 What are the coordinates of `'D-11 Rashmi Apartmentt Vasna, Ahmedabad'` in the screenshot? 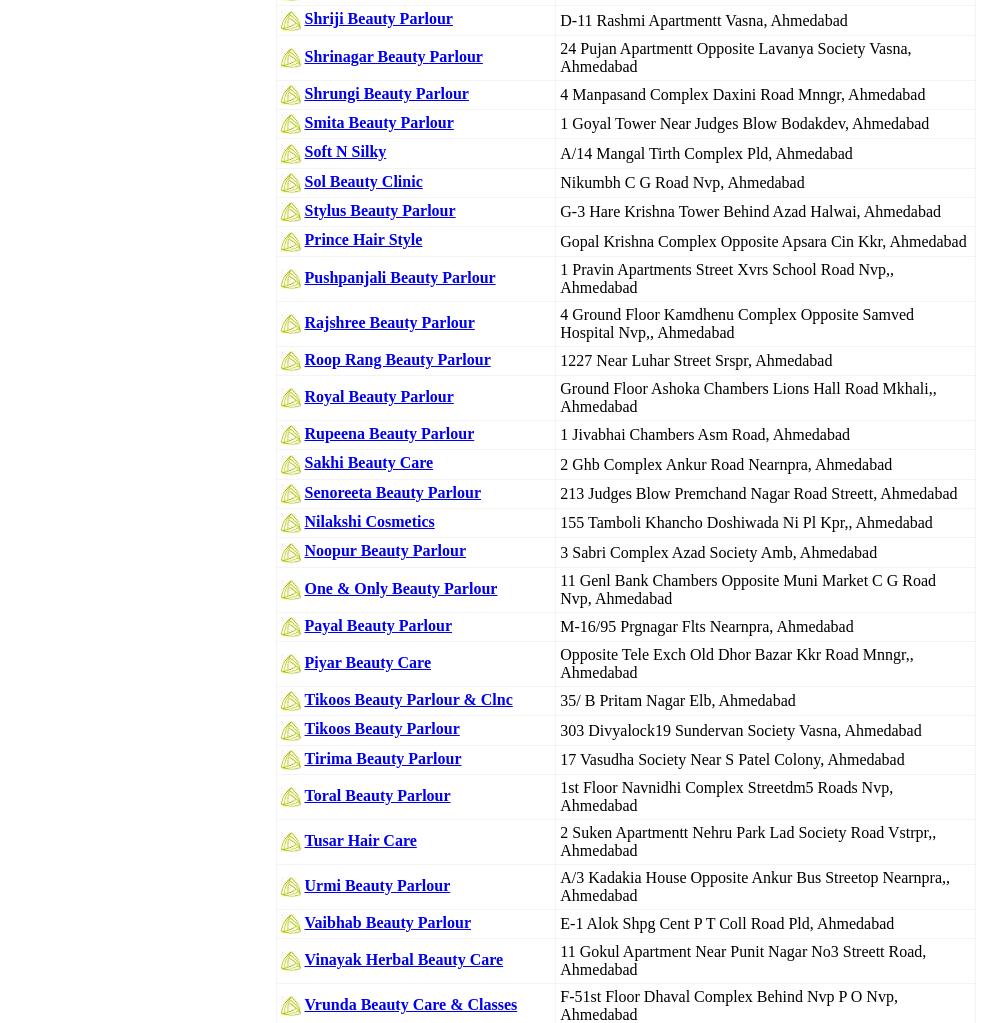 It's located at (703, 19).